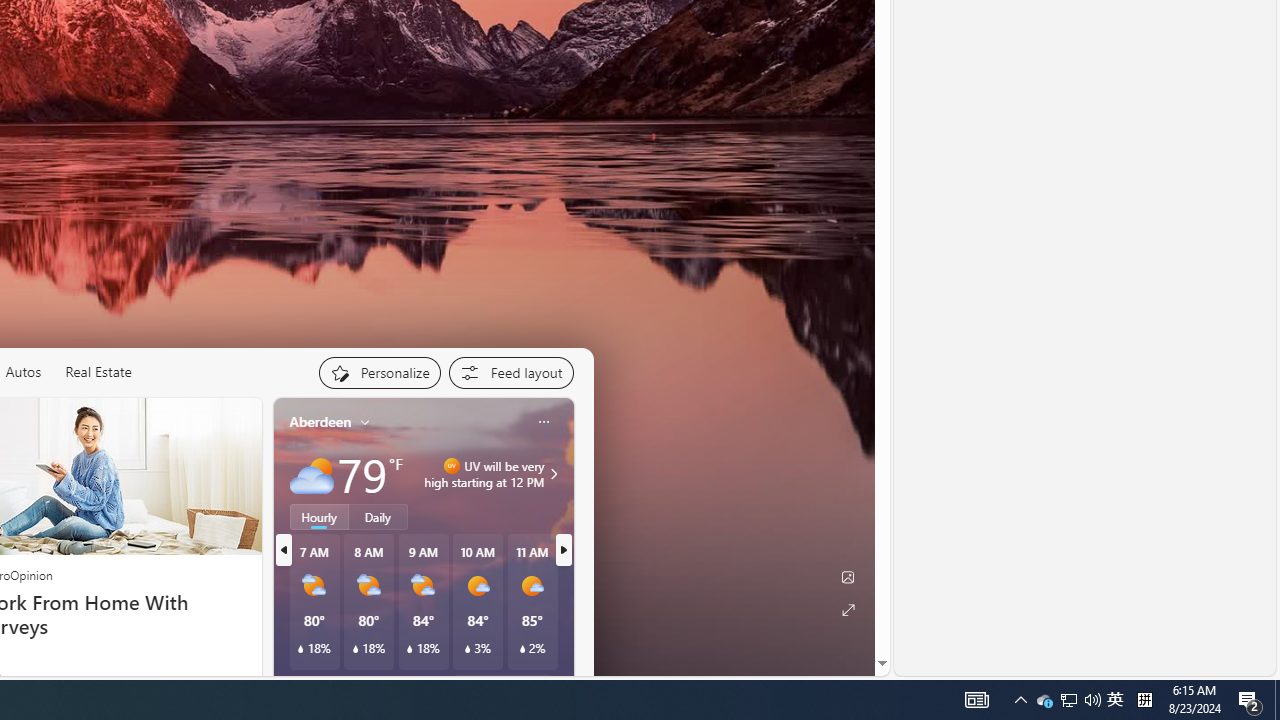 This screenshot has height=720, width=1280. What do you see at coordinates (554, 474) in the screenshot?
I see `'Class: weather-arrow-glyph'` at bounding box center [554, 474].